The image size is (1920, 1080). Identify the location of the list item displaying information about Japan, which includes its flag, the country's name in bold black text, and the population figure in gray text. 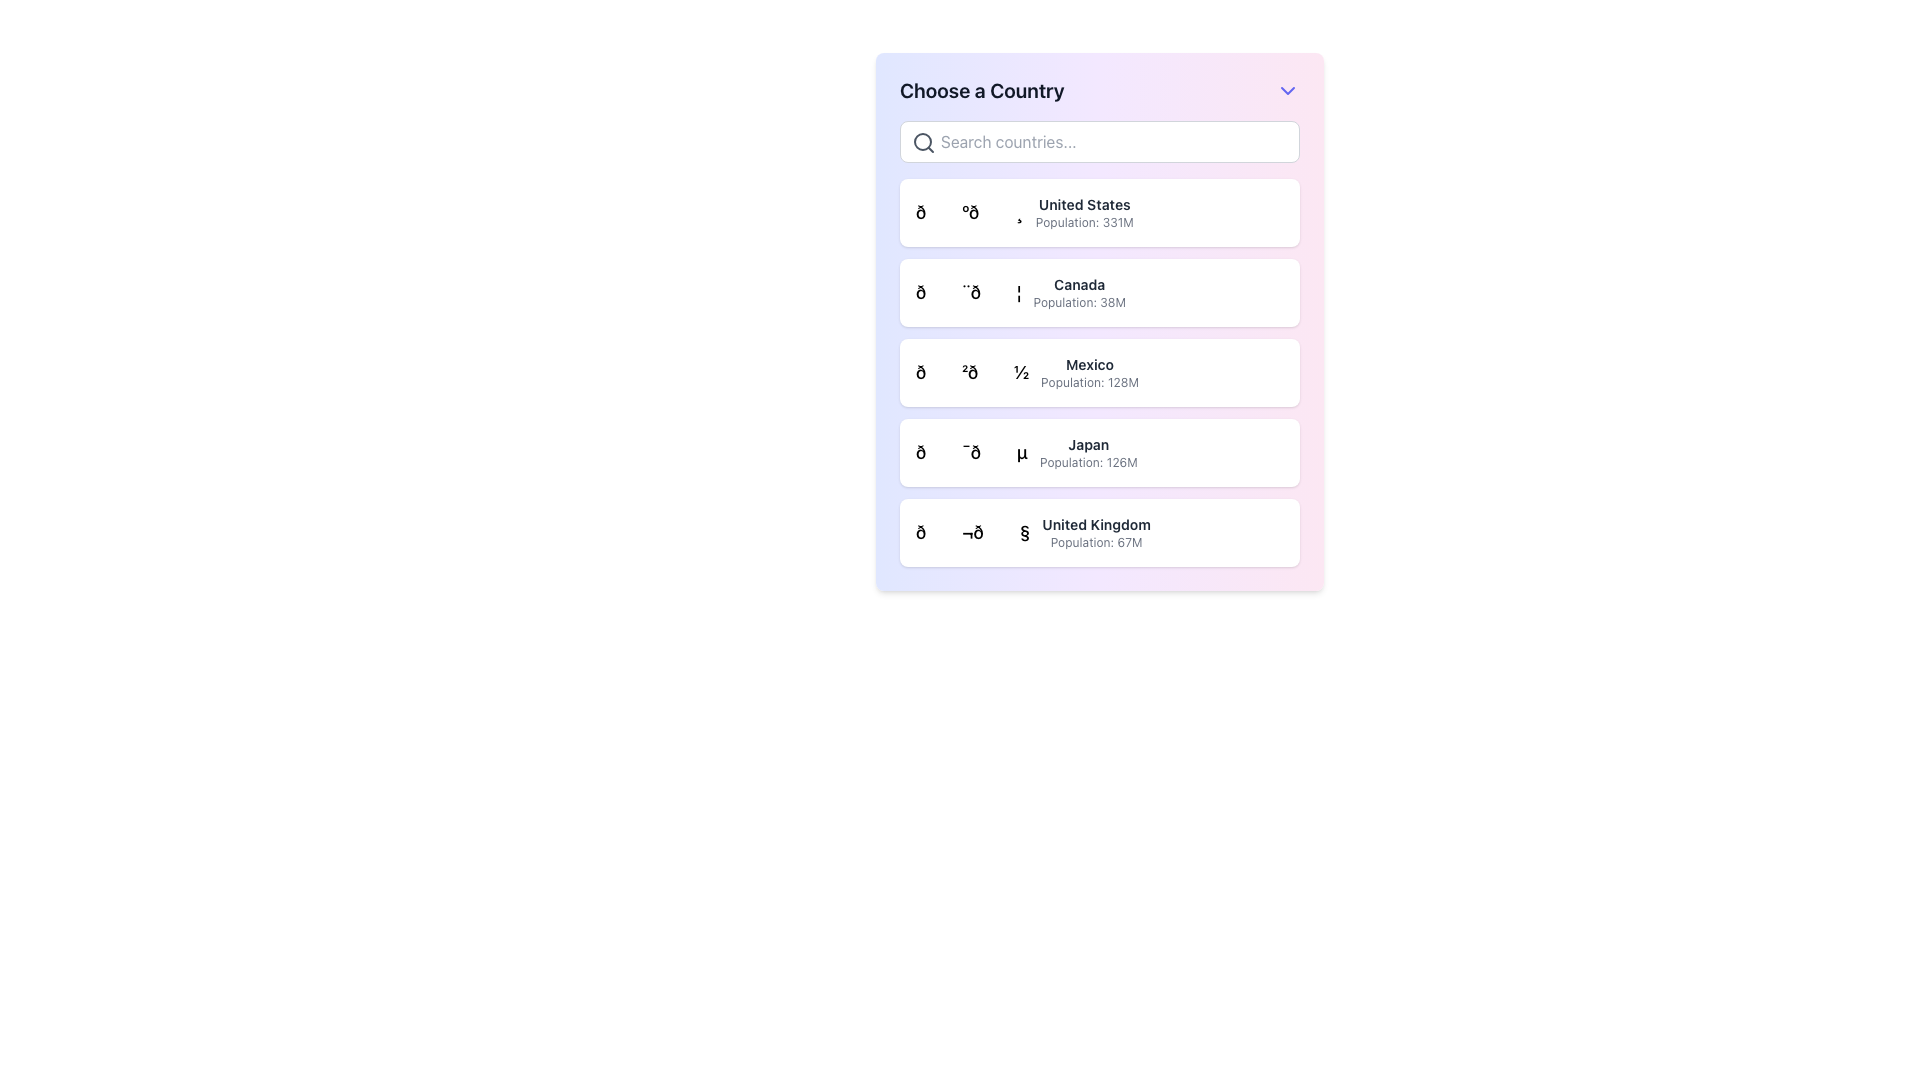
(1026, 452).